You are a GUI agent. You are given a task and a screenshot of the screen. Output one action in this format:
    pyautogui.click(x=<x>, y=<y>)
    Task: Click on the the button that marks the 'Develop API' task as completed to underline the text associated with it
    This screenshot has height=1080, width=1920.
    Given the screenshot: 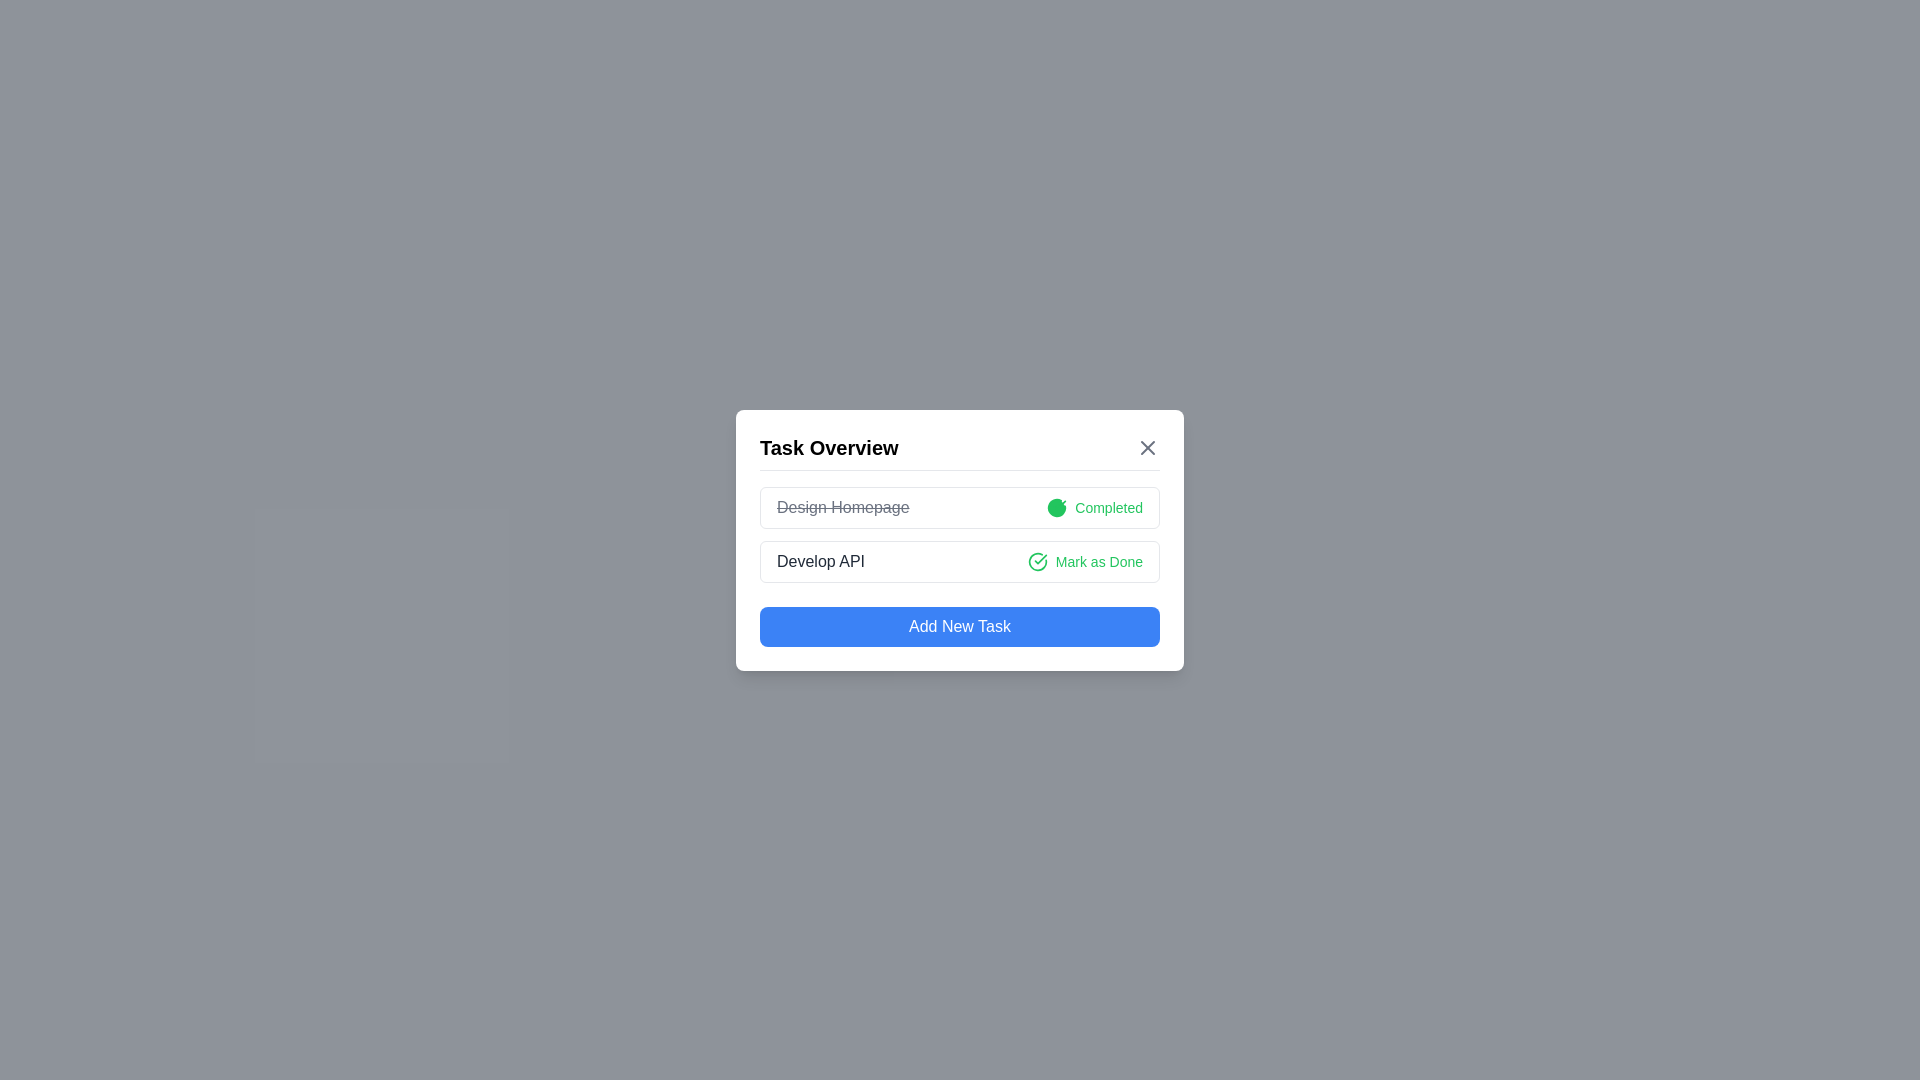 What is the action you would take?
    pyautogui.click(x=1084, y=561)
    